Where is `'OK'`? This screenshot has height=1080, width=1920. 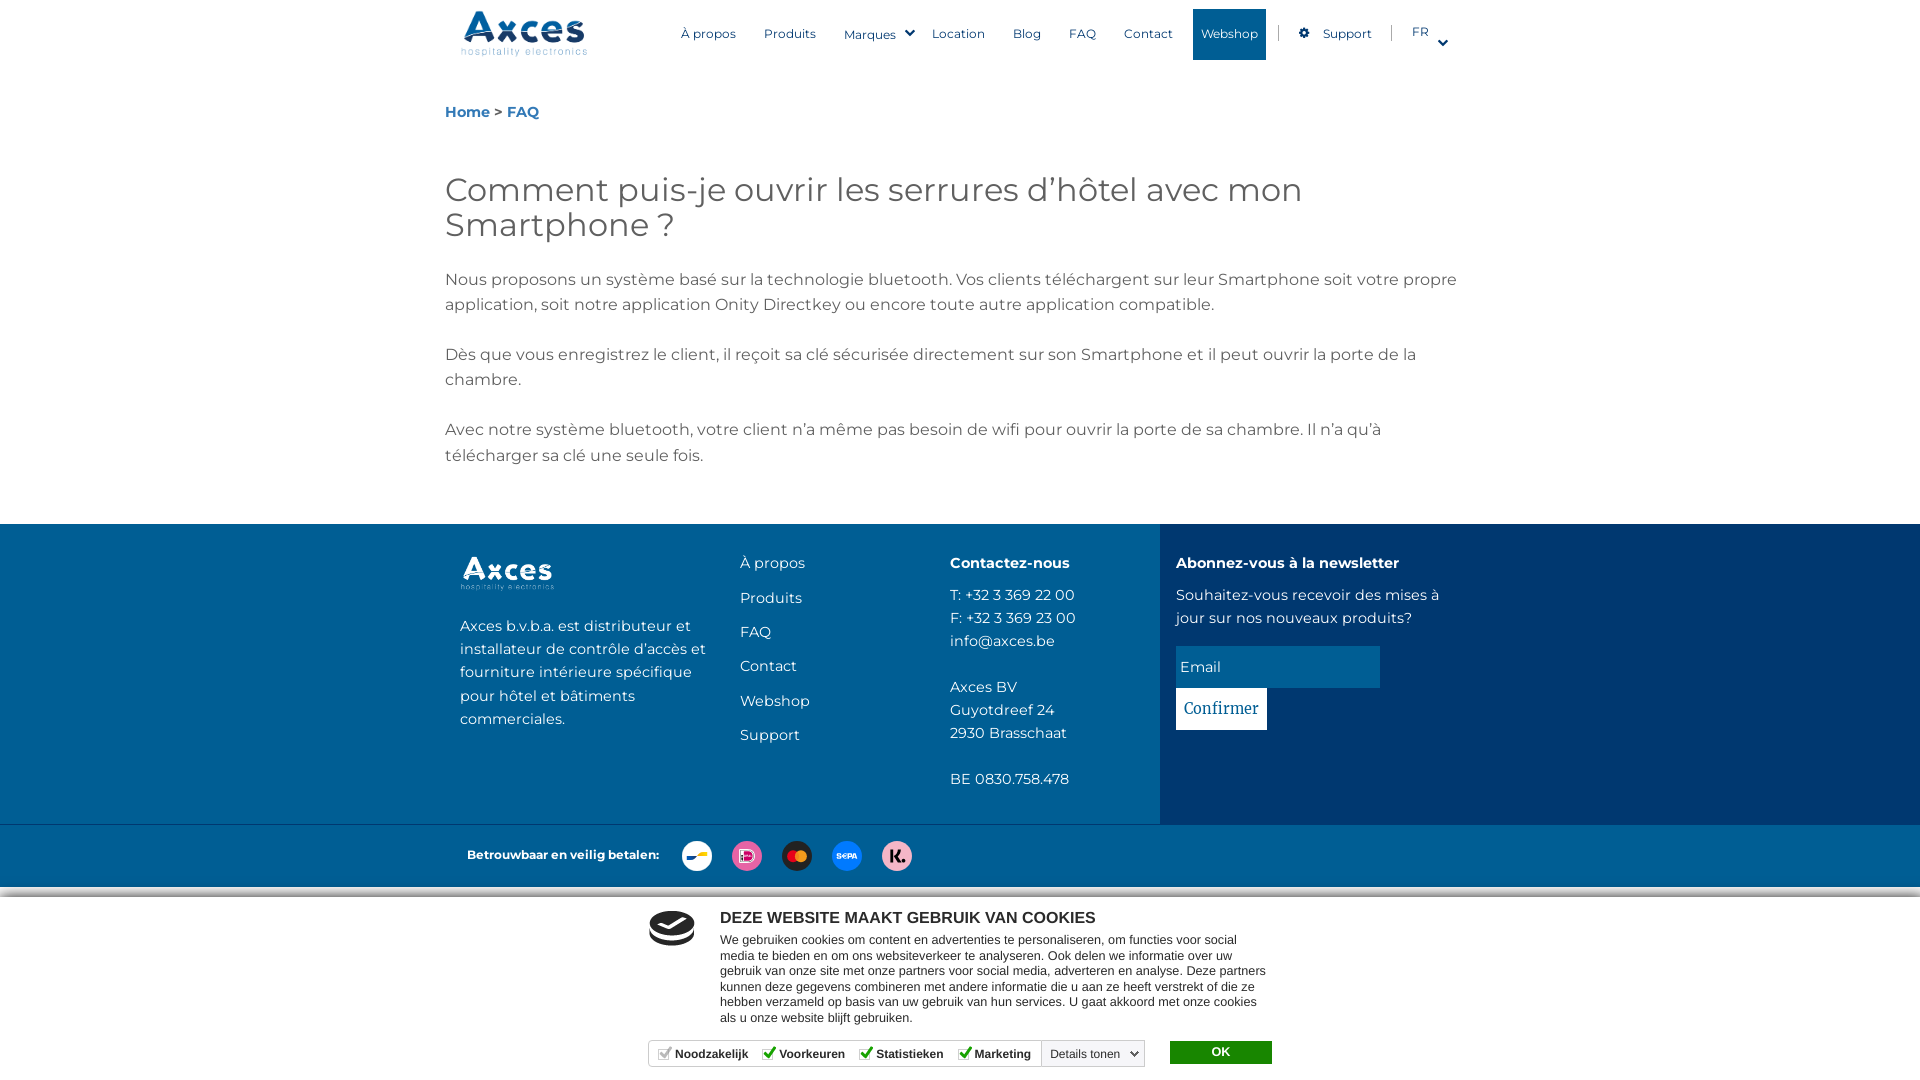
'OK' is located at coordinates (1219, 1052).